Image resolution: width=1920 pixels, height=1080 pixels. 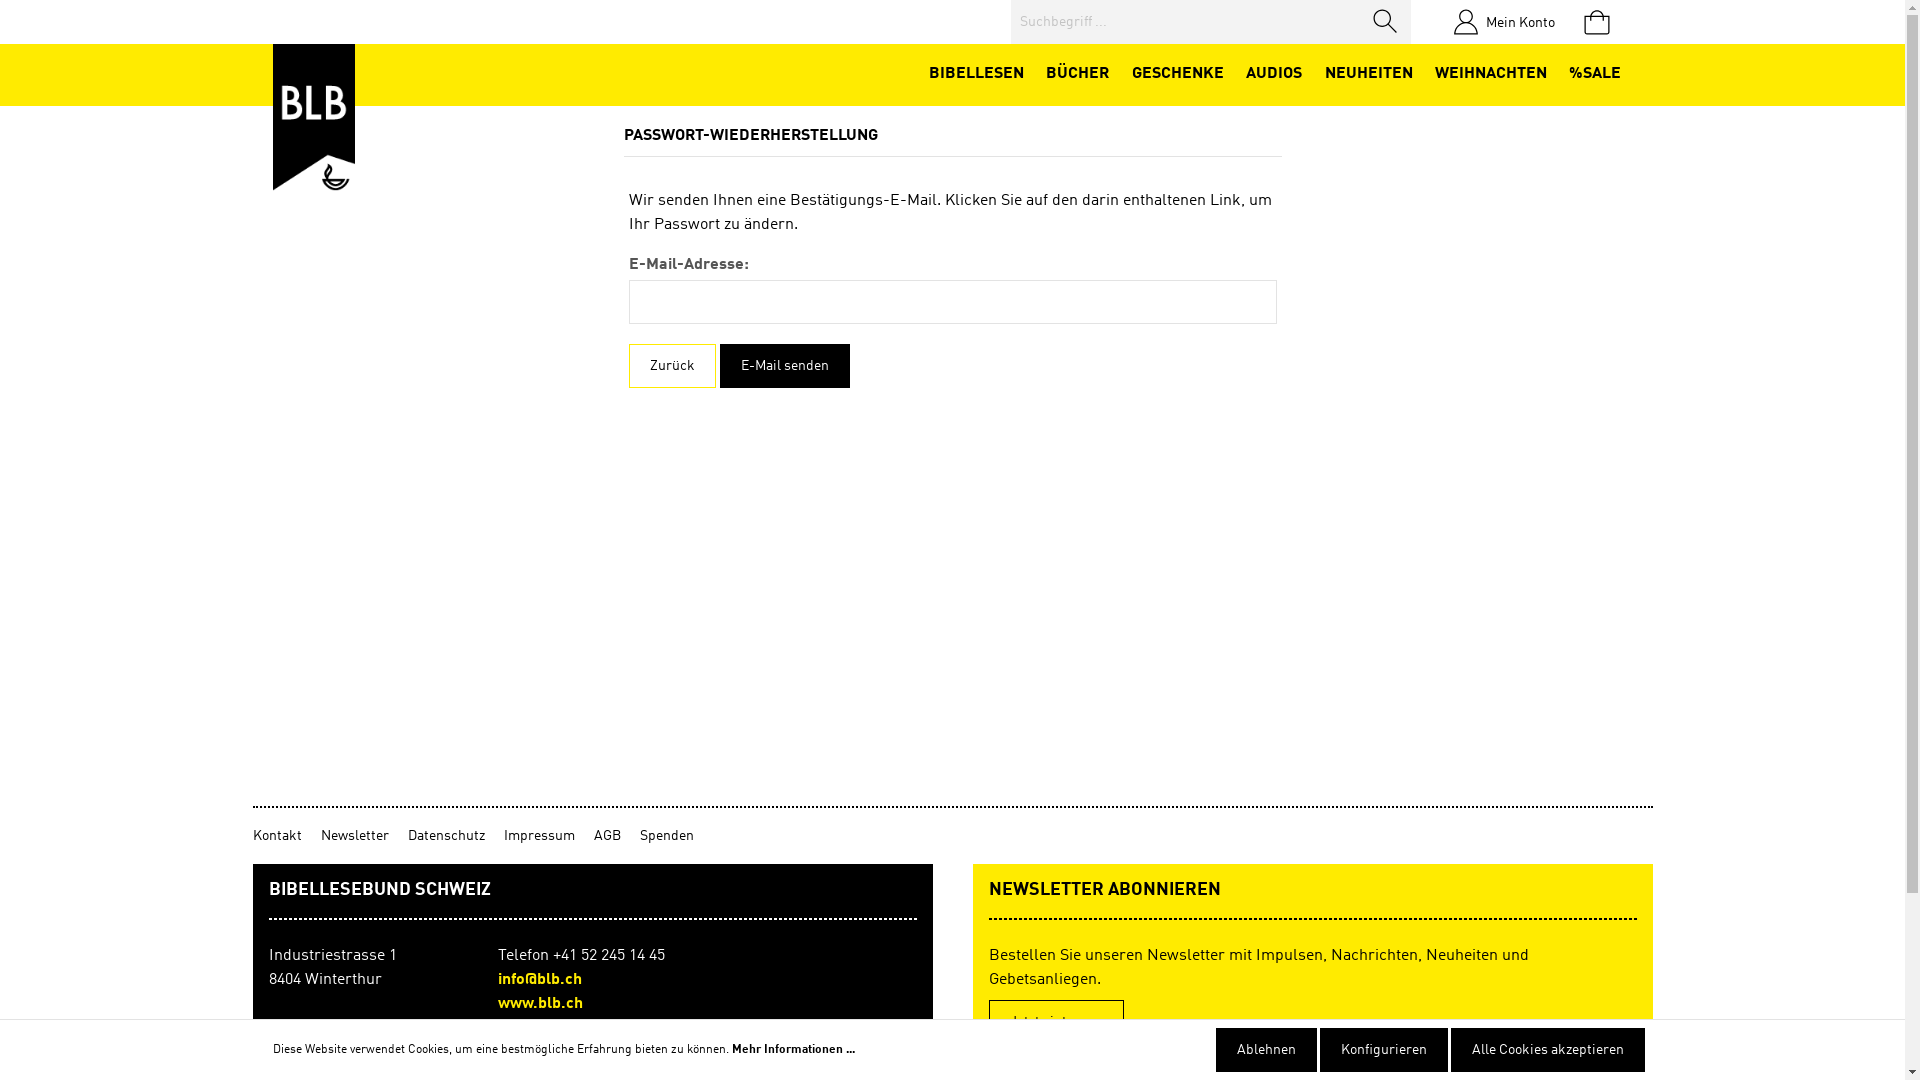 What do you see at coordinates (616, 836) in the screenshot?
I see `'AGB'` at bounding box center [616, 836].